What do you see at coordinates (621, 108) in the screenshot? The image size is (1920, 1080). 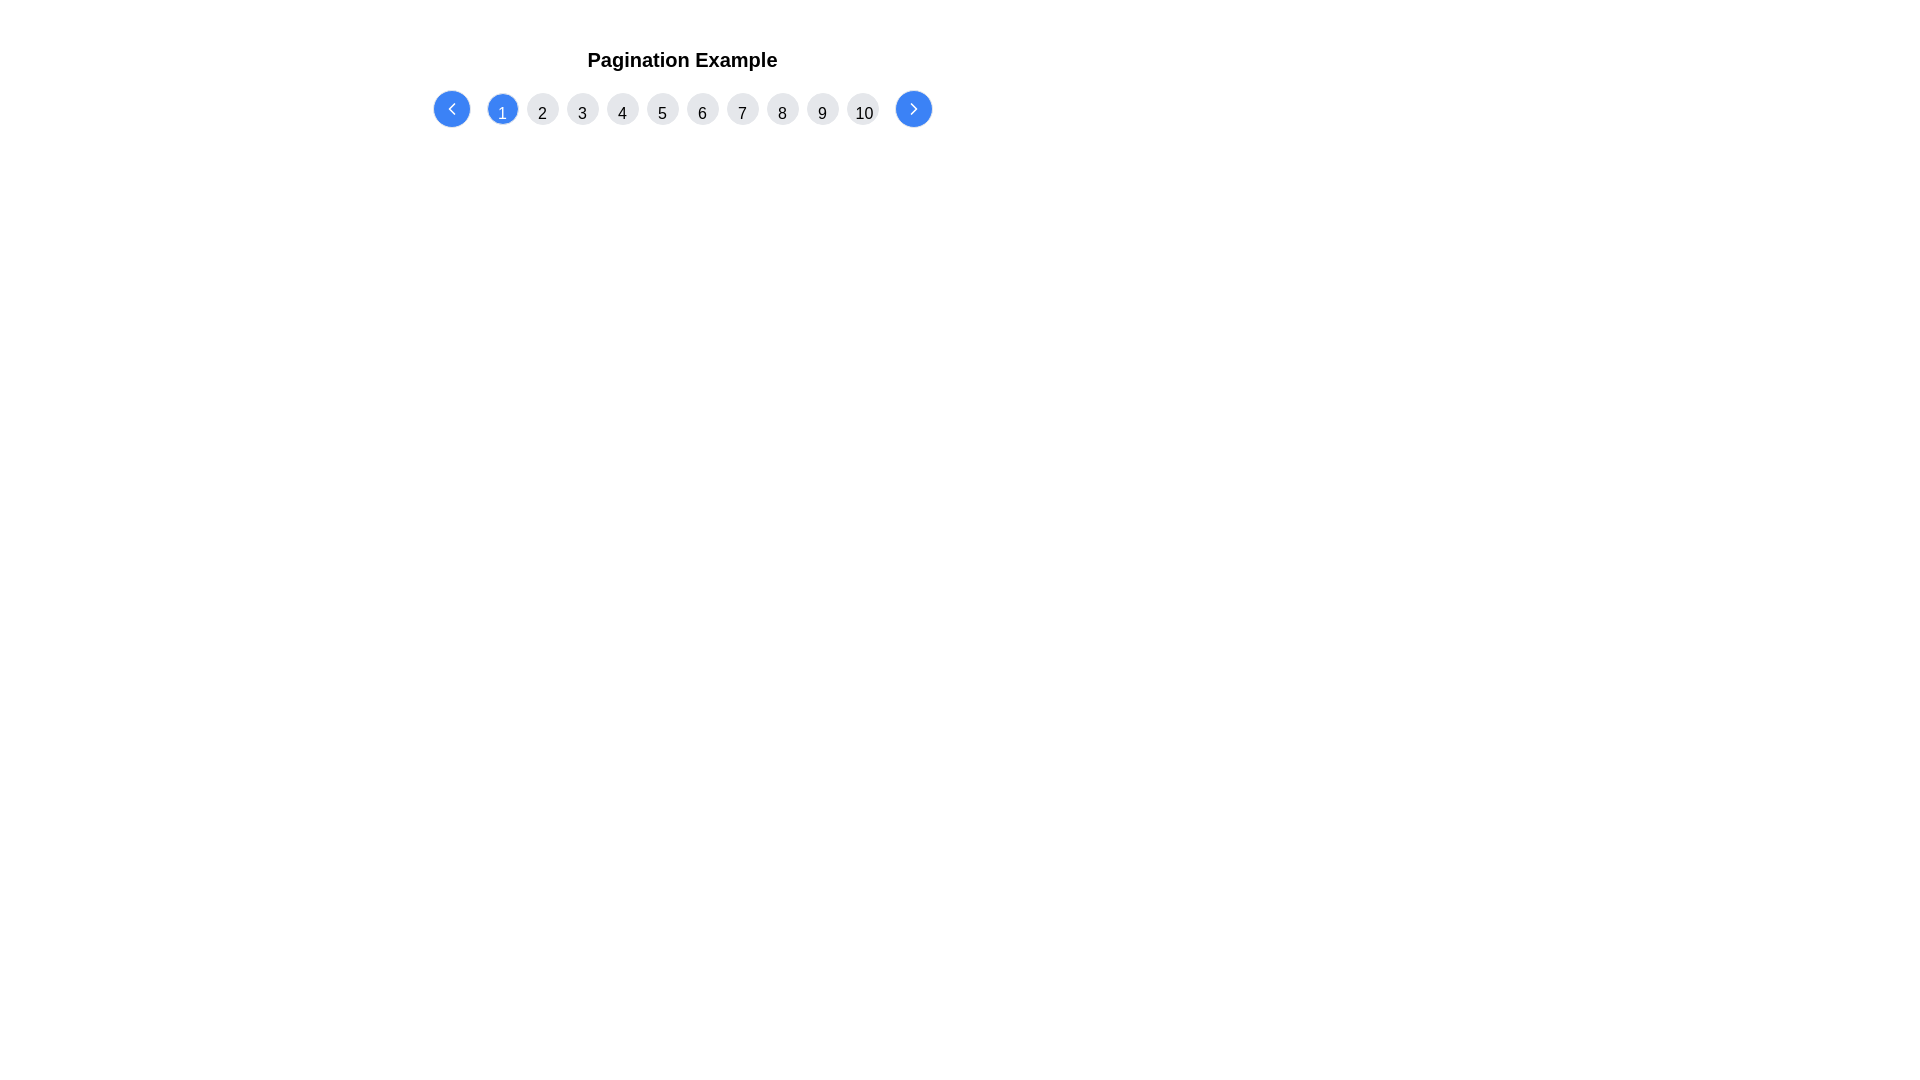 I see `the pagination button labeled '4'` at bounding box center [621, 108].